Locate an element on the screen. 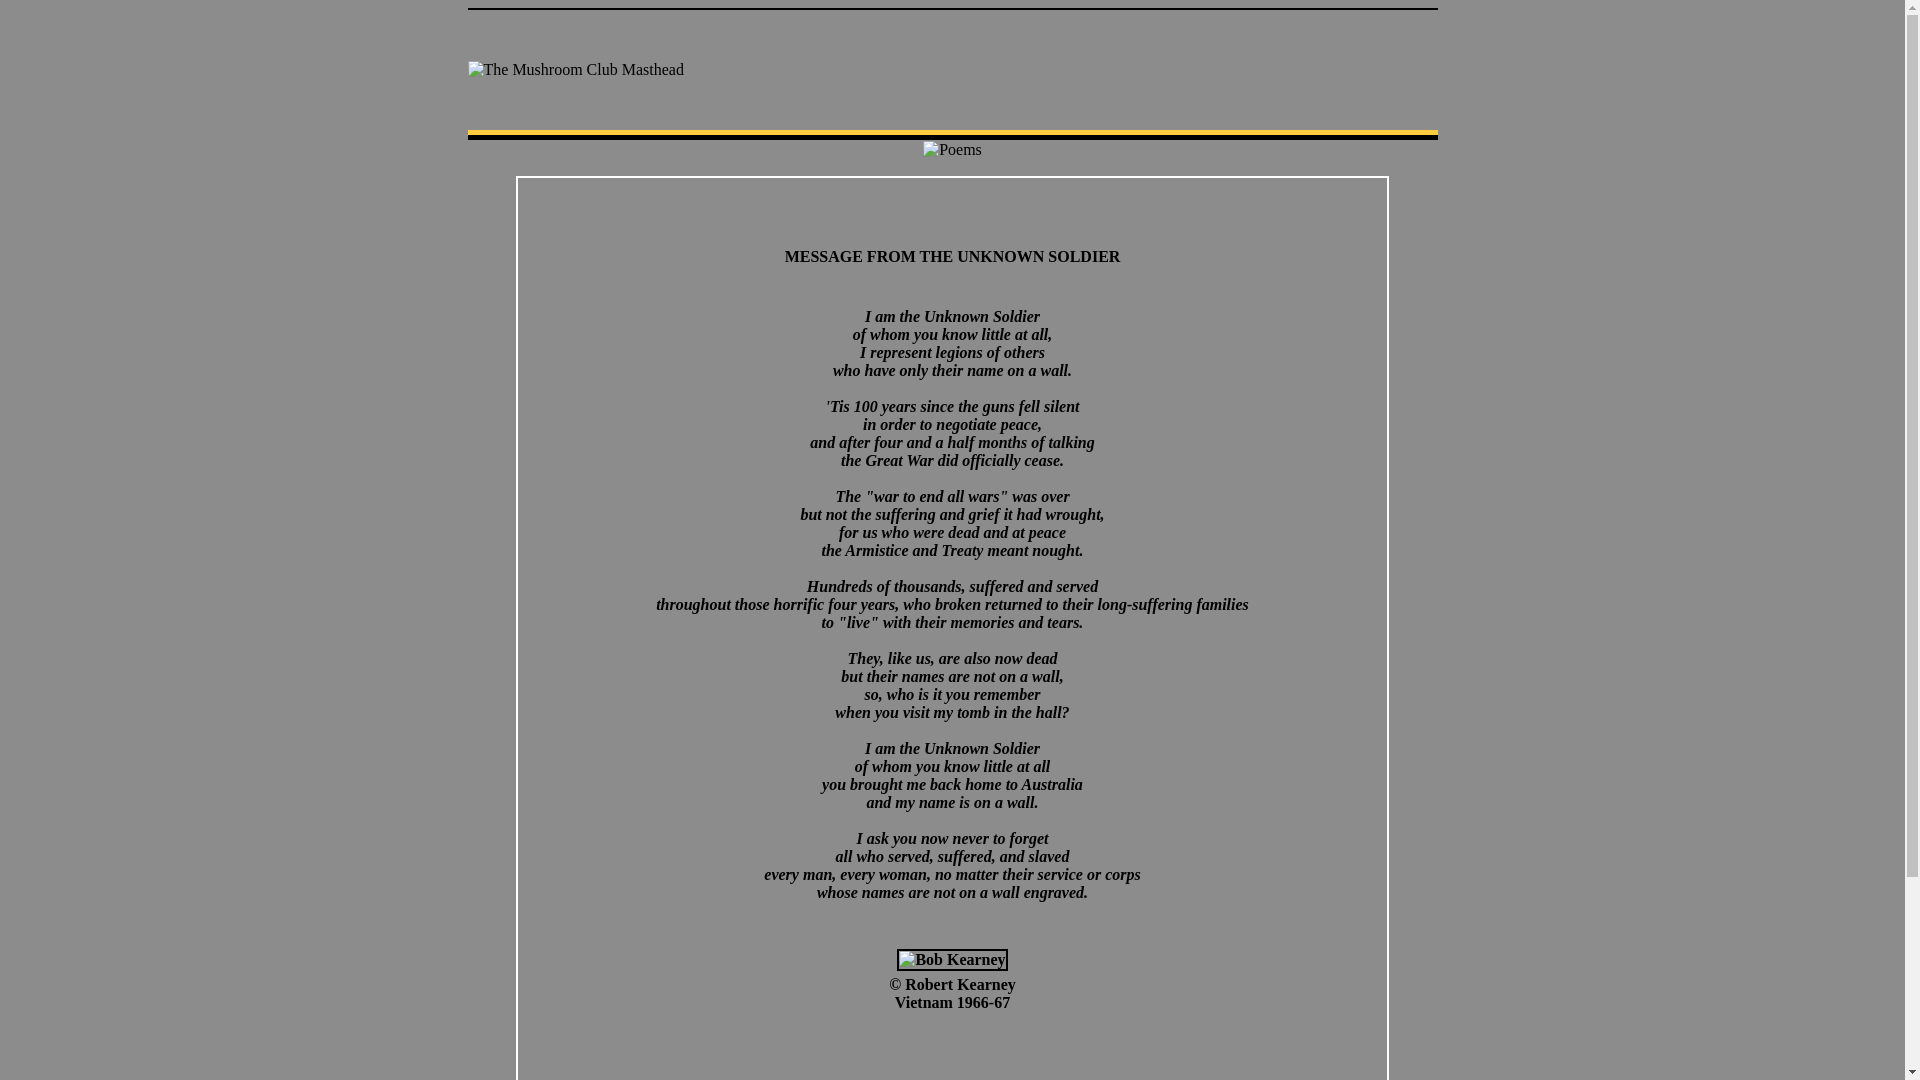 The height and width of the screenshot is (1080, 1920). 'Bob Kearney' is located at coordinates (950, 959).